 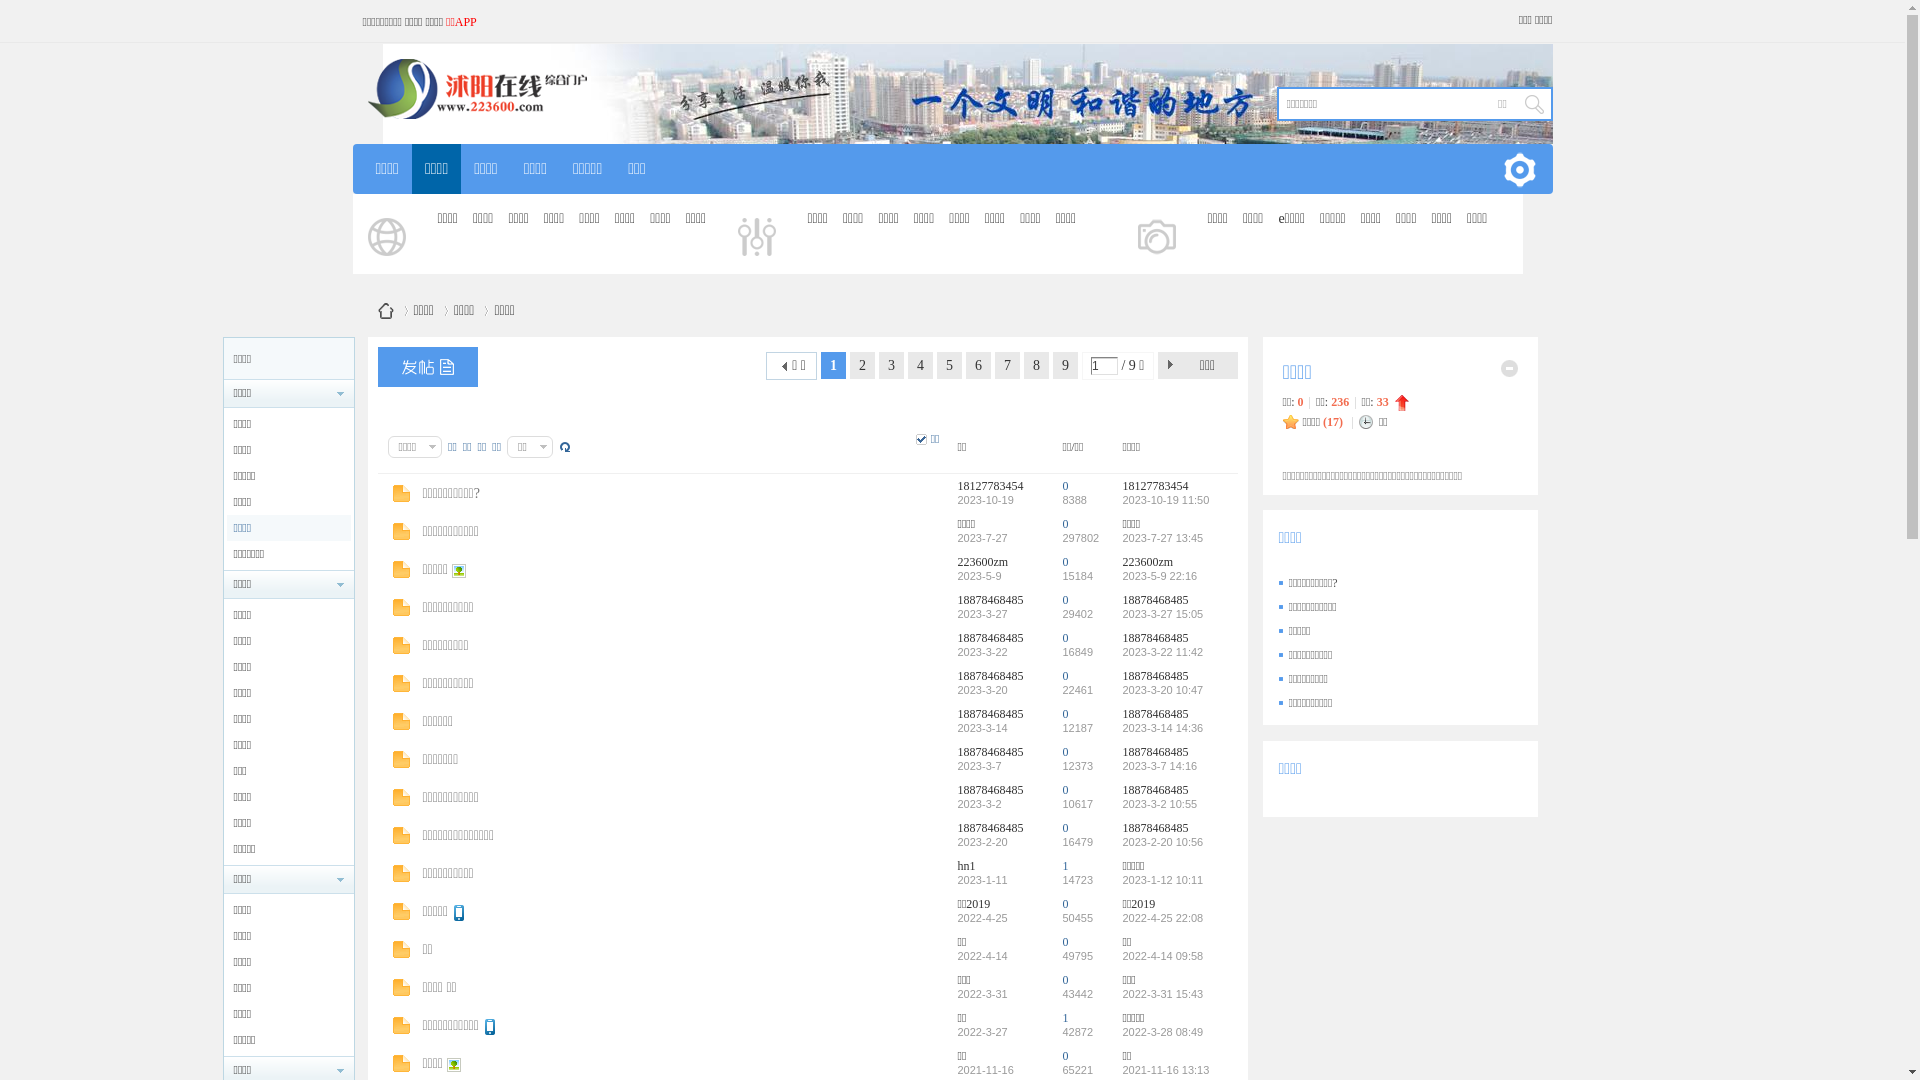 I want to click on '2023-3-14 14:36', so click(x=1162, y=728).